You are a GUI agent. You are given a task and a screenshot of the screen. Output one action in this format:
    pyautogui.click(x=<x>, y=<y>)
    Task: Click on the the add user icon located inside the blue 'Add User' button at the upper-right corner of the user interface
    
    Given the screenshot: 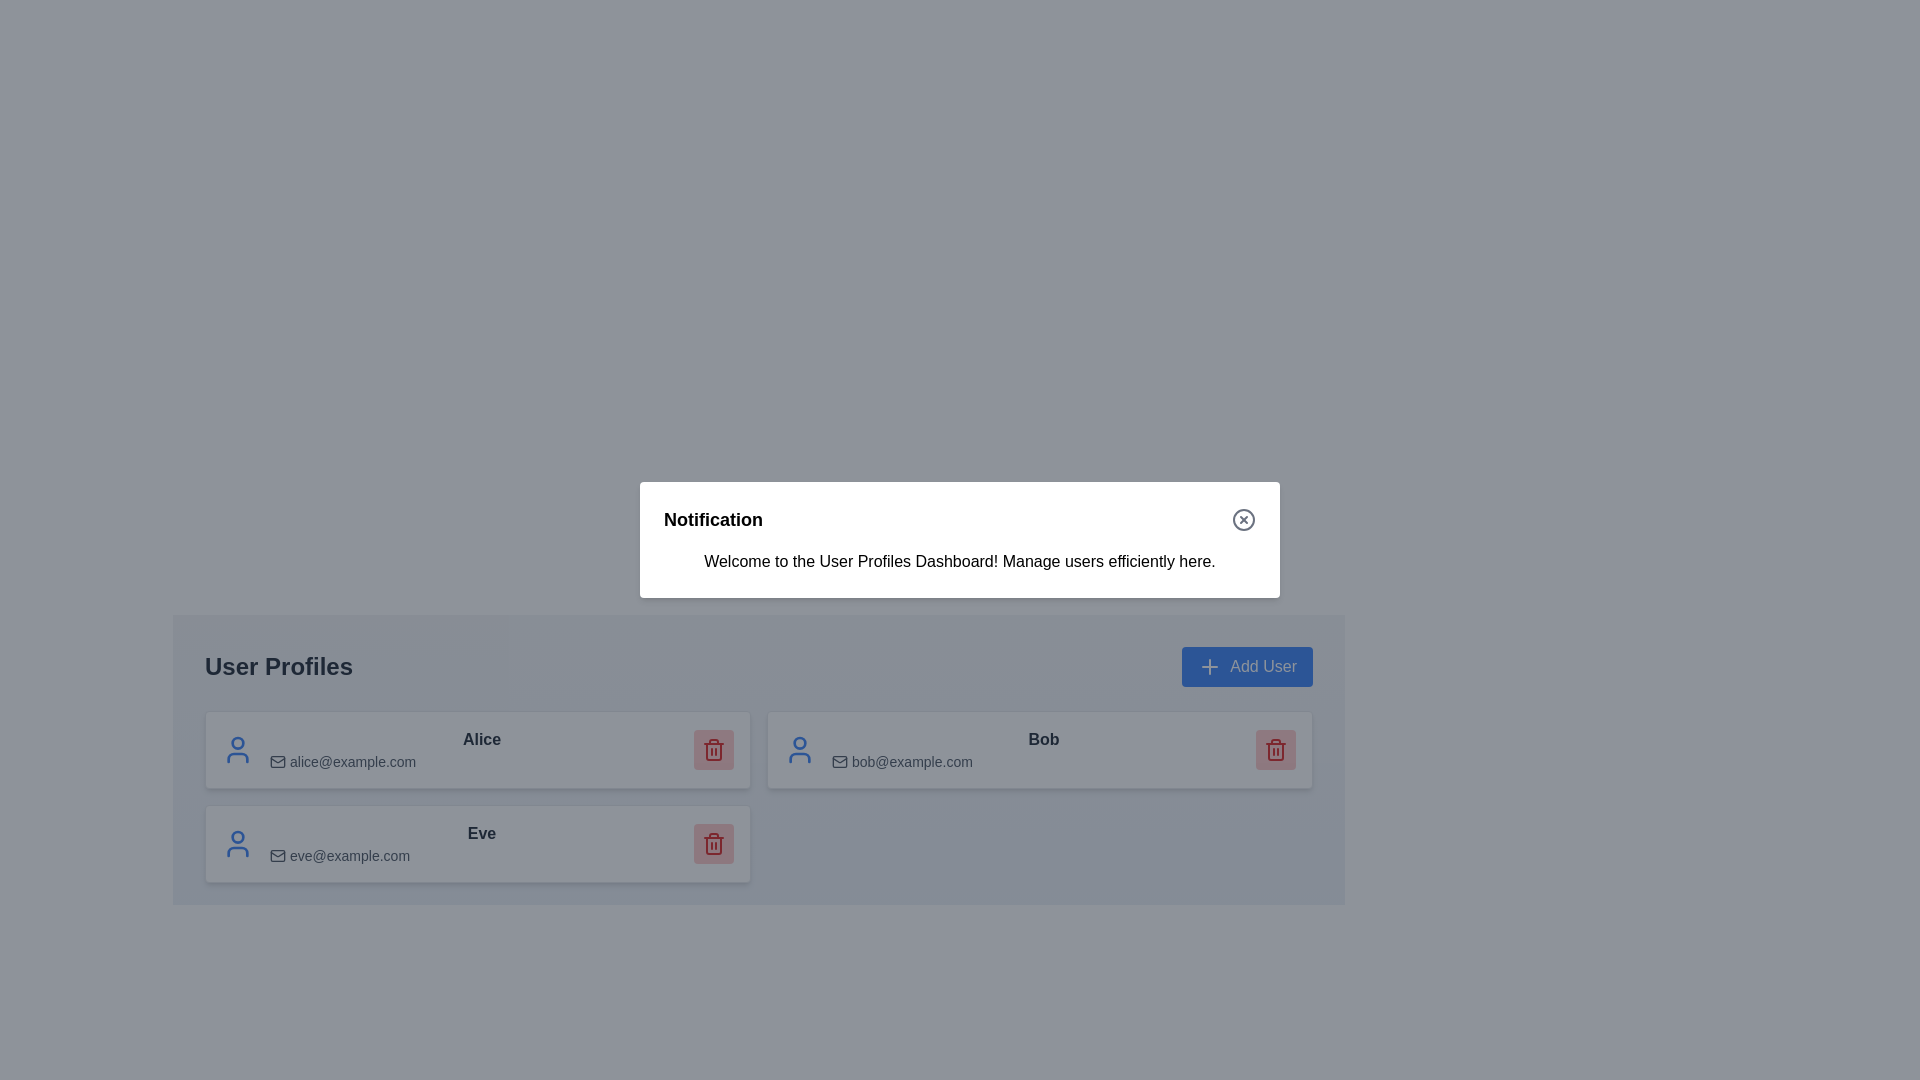 What is the action you would take?
    pyautogui.click(x=1209, y=667)
    